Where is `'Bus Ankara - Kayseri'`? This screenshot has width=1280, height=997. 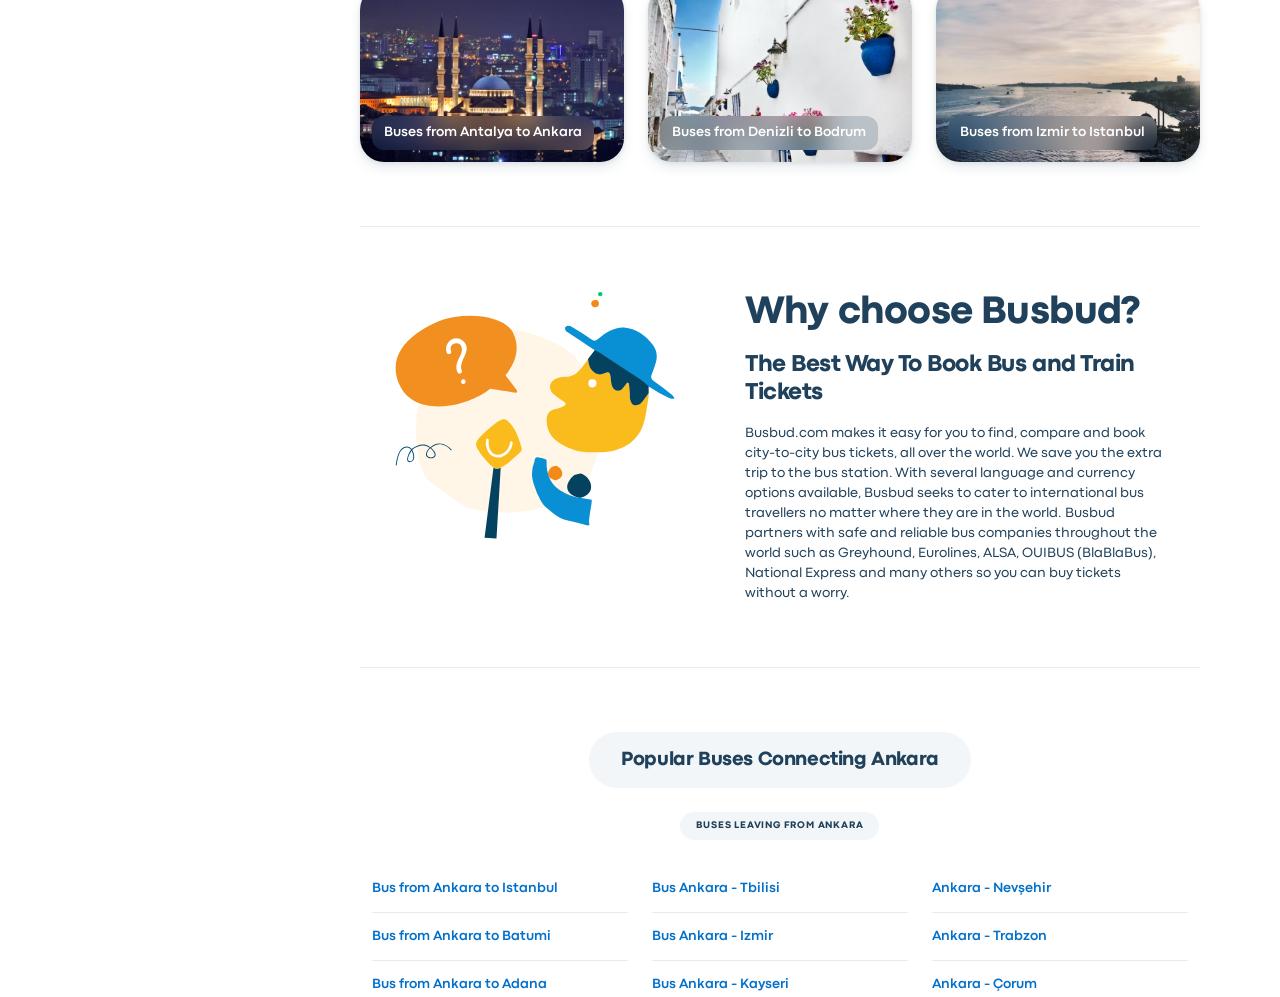 'Bus Ankara - Kayseri' is located at coordinates (719, 982).